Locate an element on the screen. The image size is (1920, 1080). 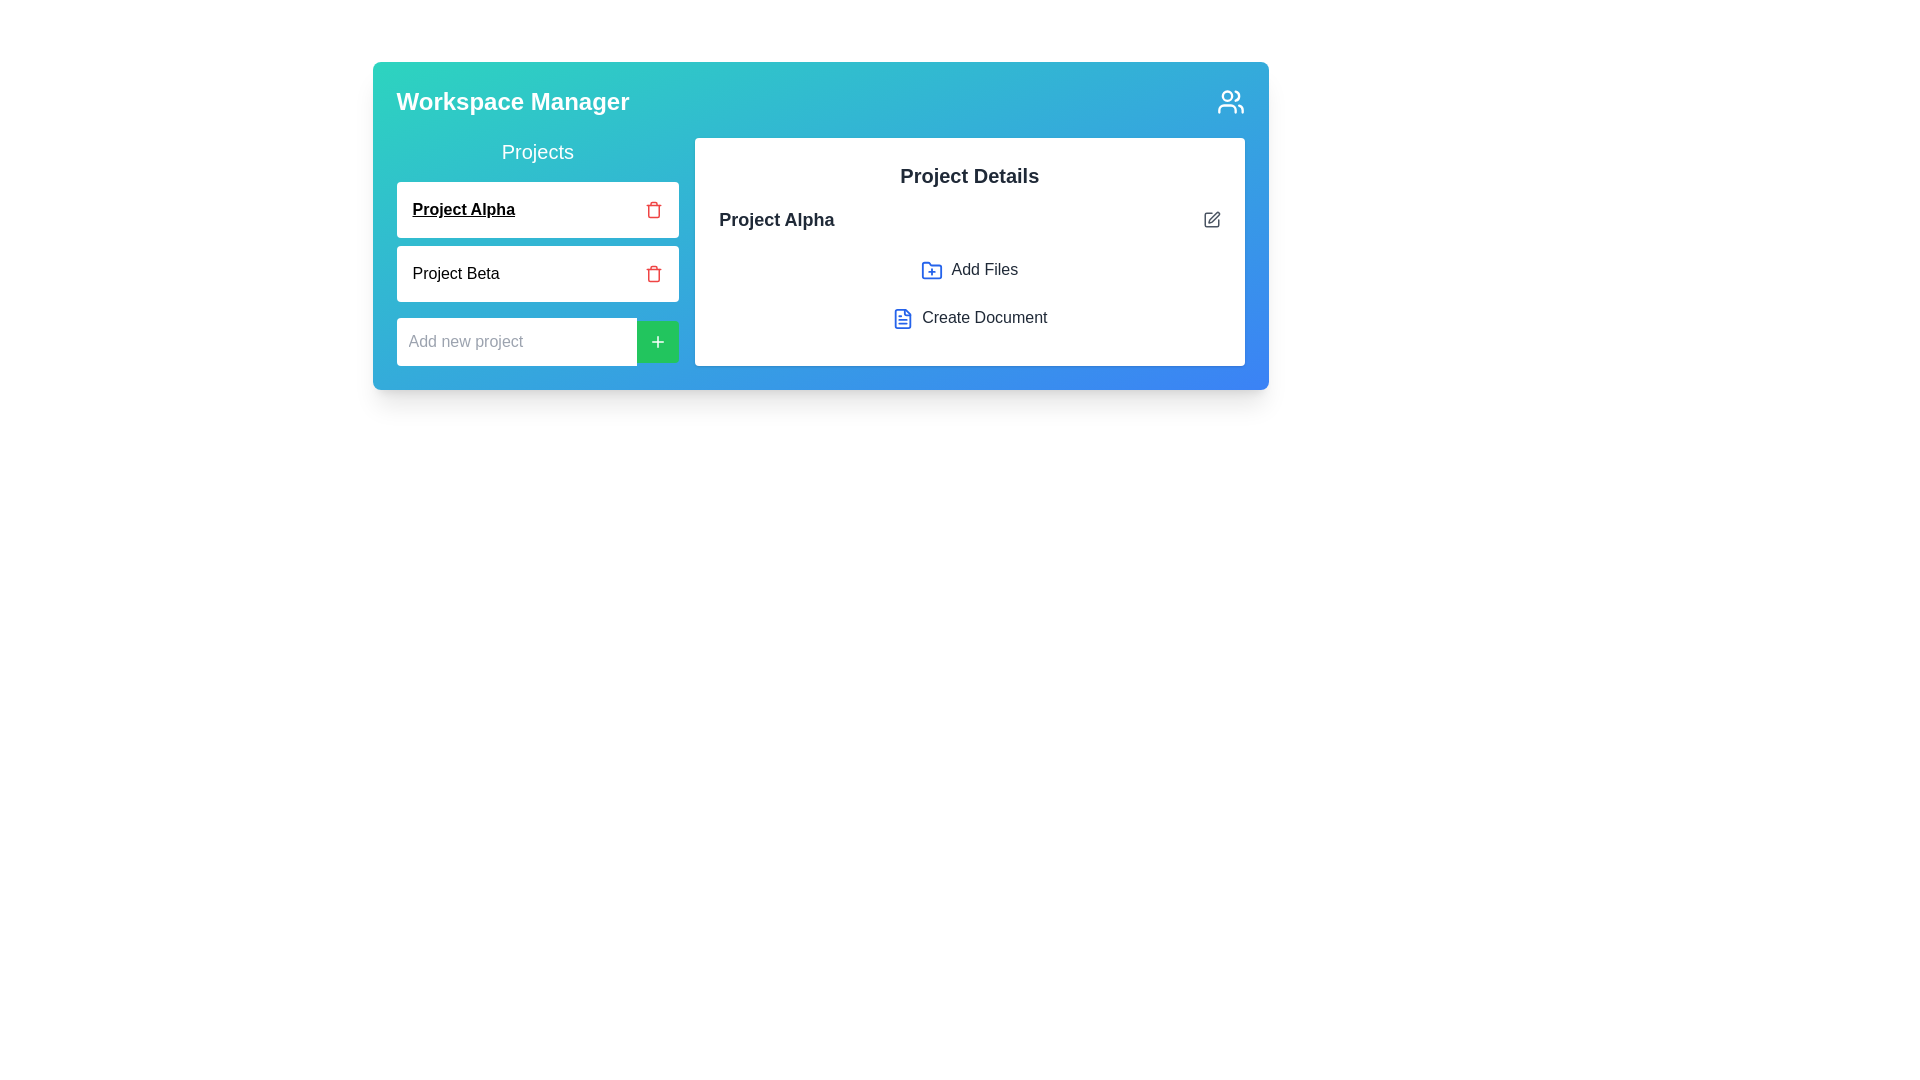
the 'Workspace Manager' text label element, which is styled in bold and larger font against a blue-green gradient background is located at coordinates (513, 101).